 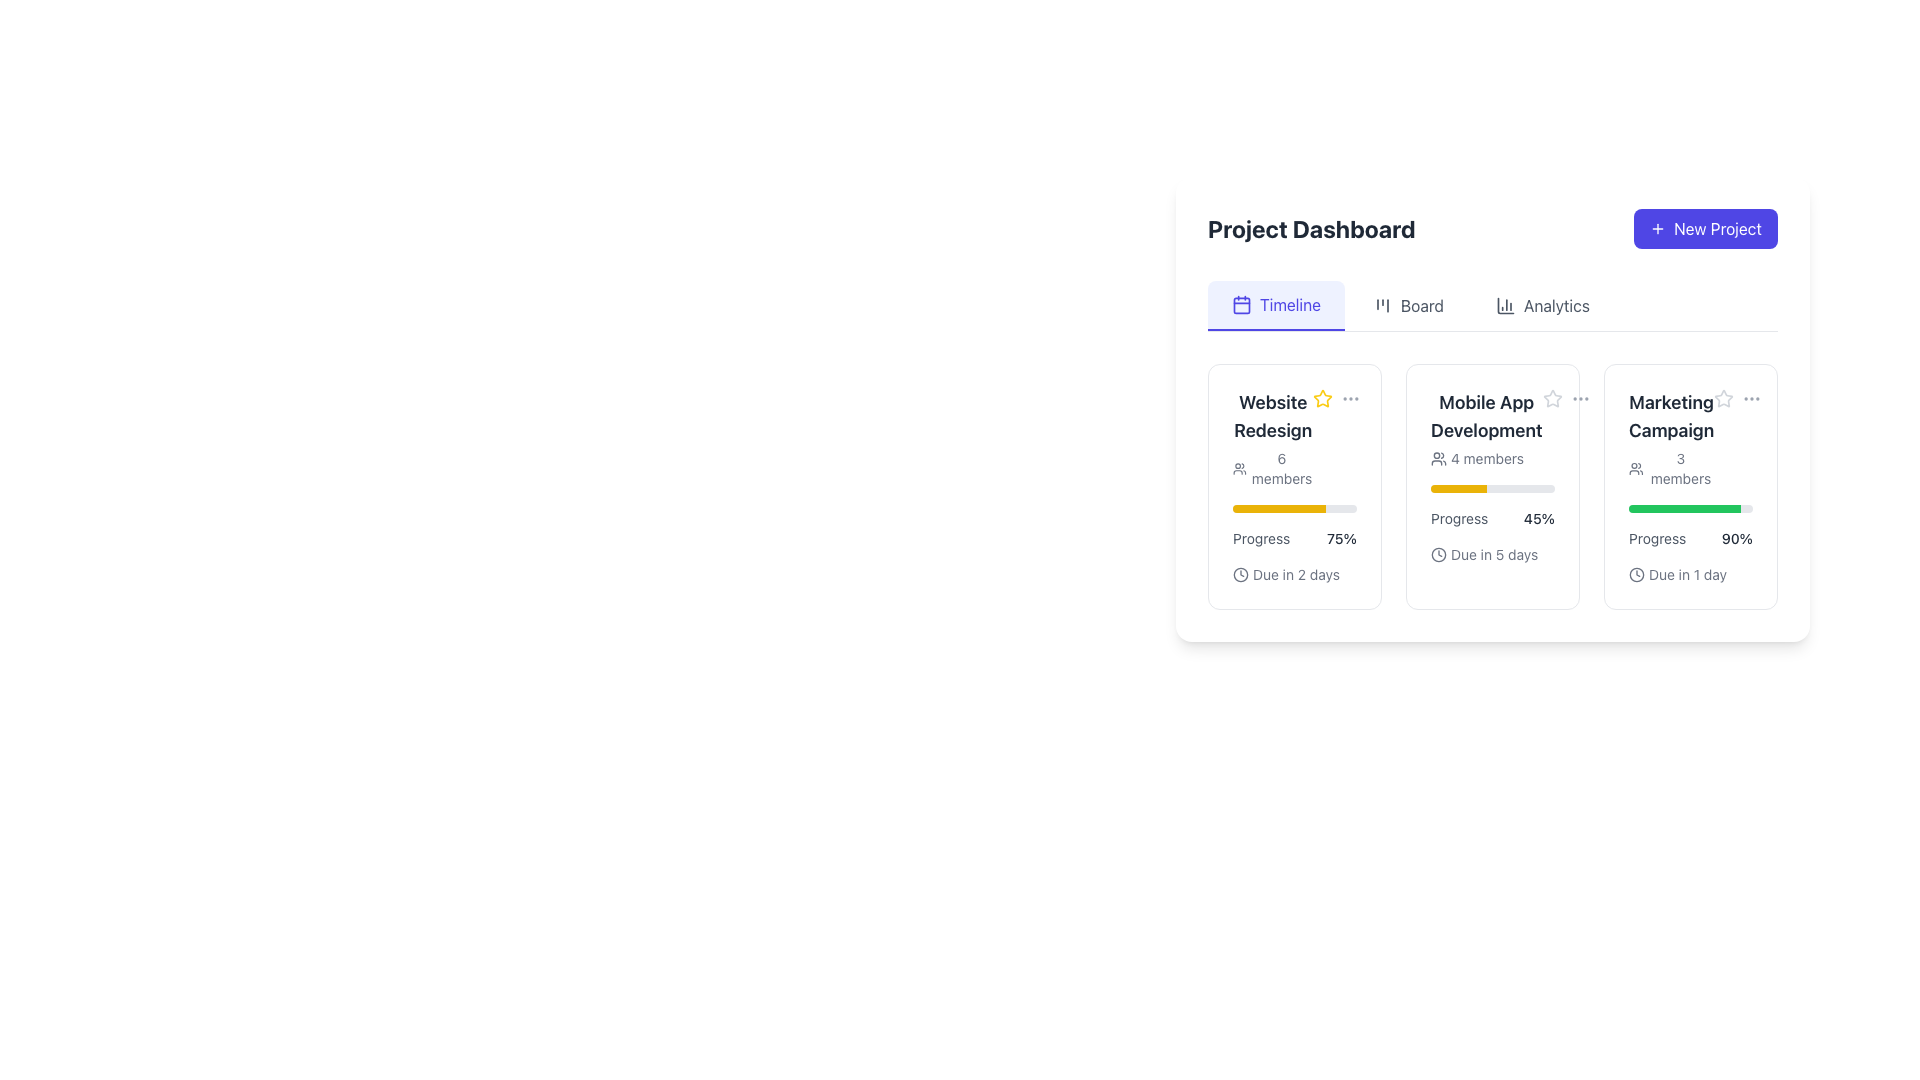 What do you see at coordinates (1272, 438) in the screenshot?
I see `project name 'Website Redesign' and member count '6 members' displayed in bold and gray text respectively, located at the top-left section of the first card in the 'Timeline' view` at bounding box center [1272, 438].